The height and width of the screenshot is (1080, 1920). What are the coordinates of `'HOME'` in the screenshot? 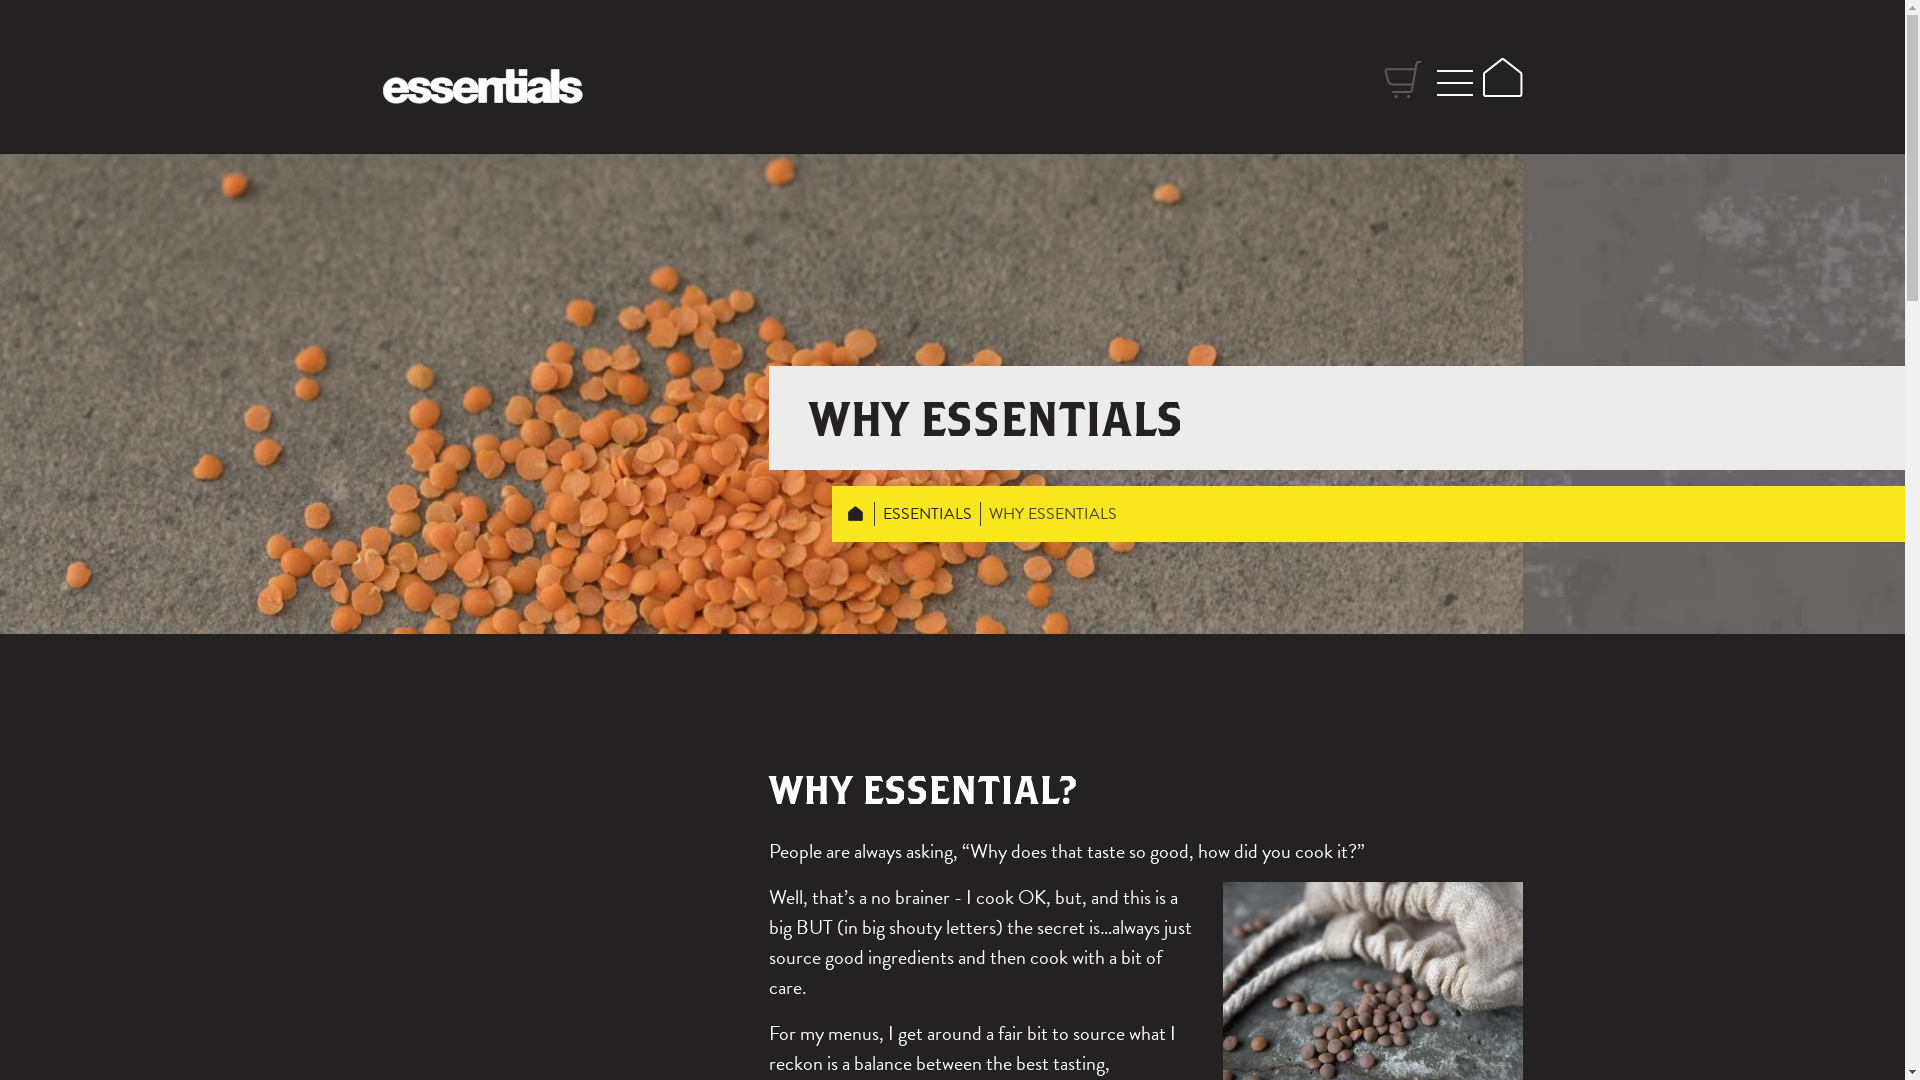 It's located at (855, 512).